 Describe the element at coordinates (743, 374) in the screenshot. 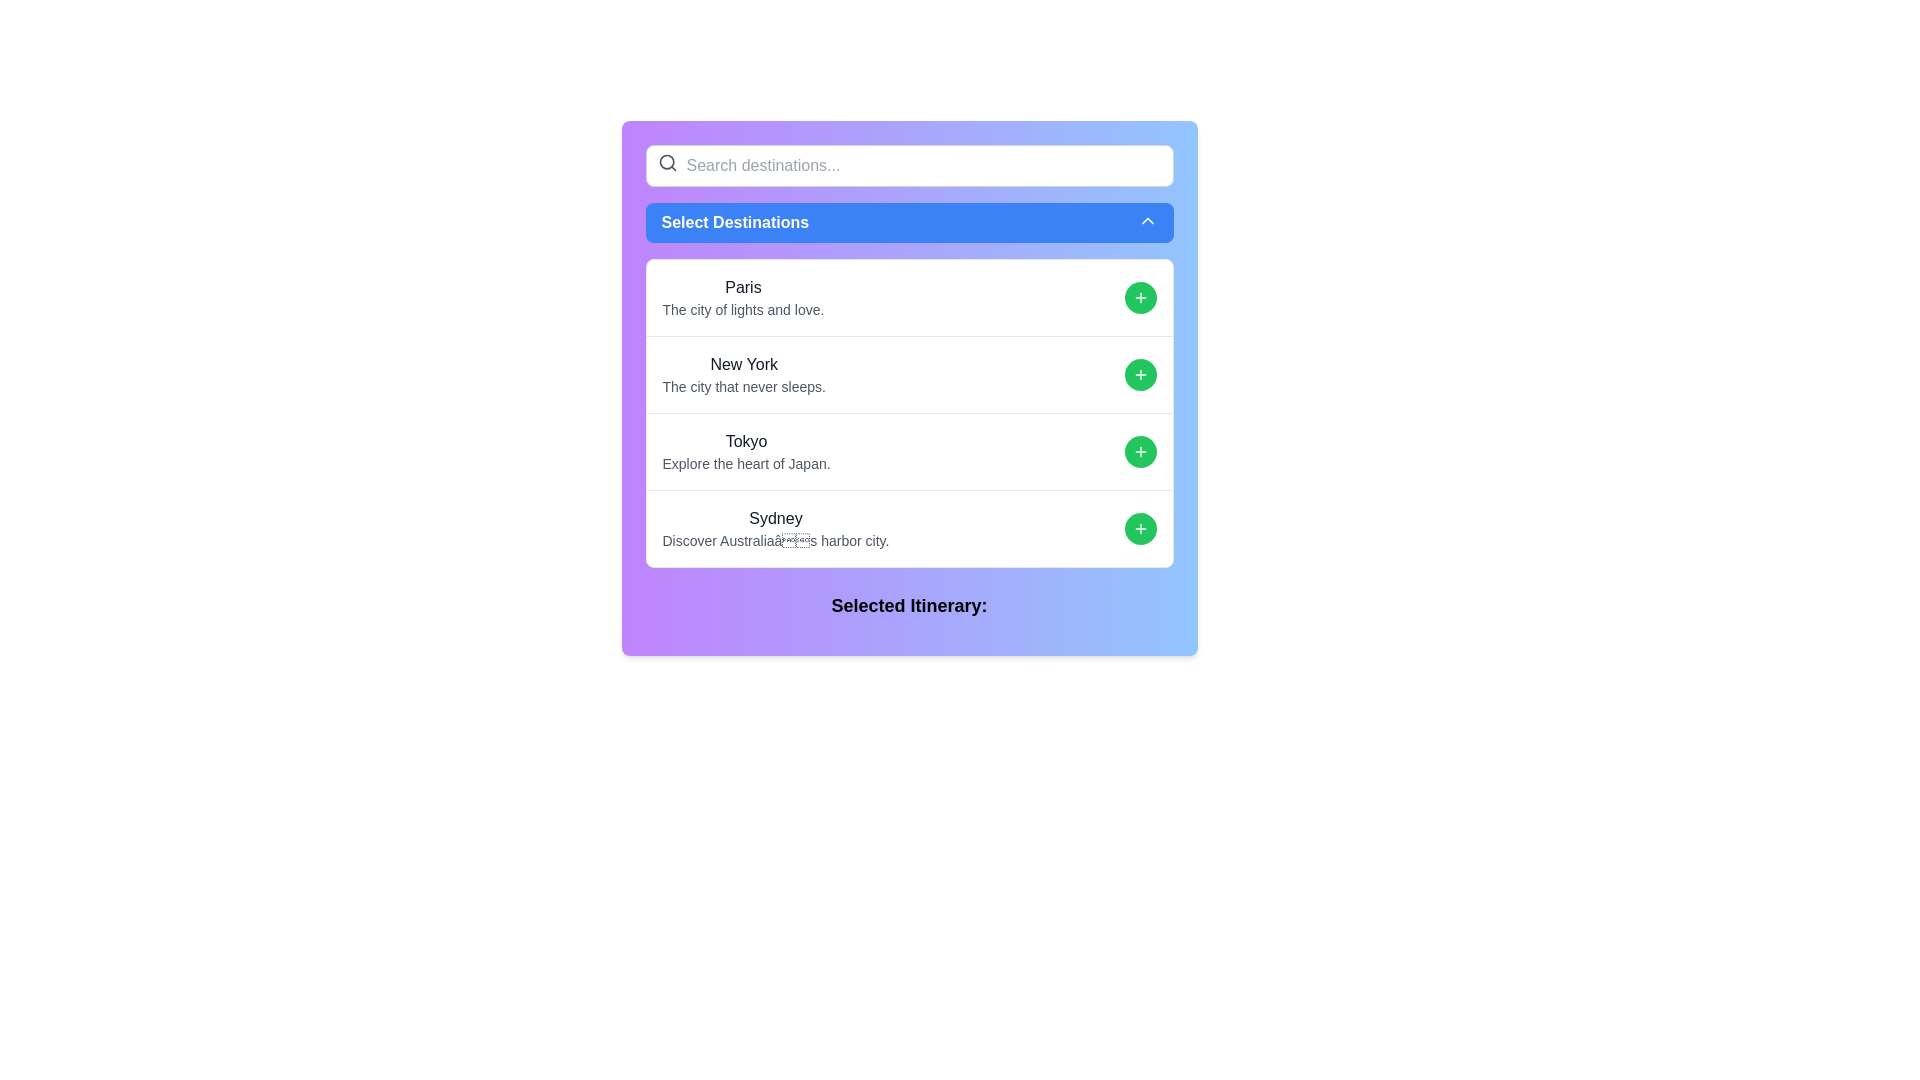

I see `text information displayed for the destination 'New York', which is the second item in the list of destinations, located in the middle section of the card-like structure` at that location.